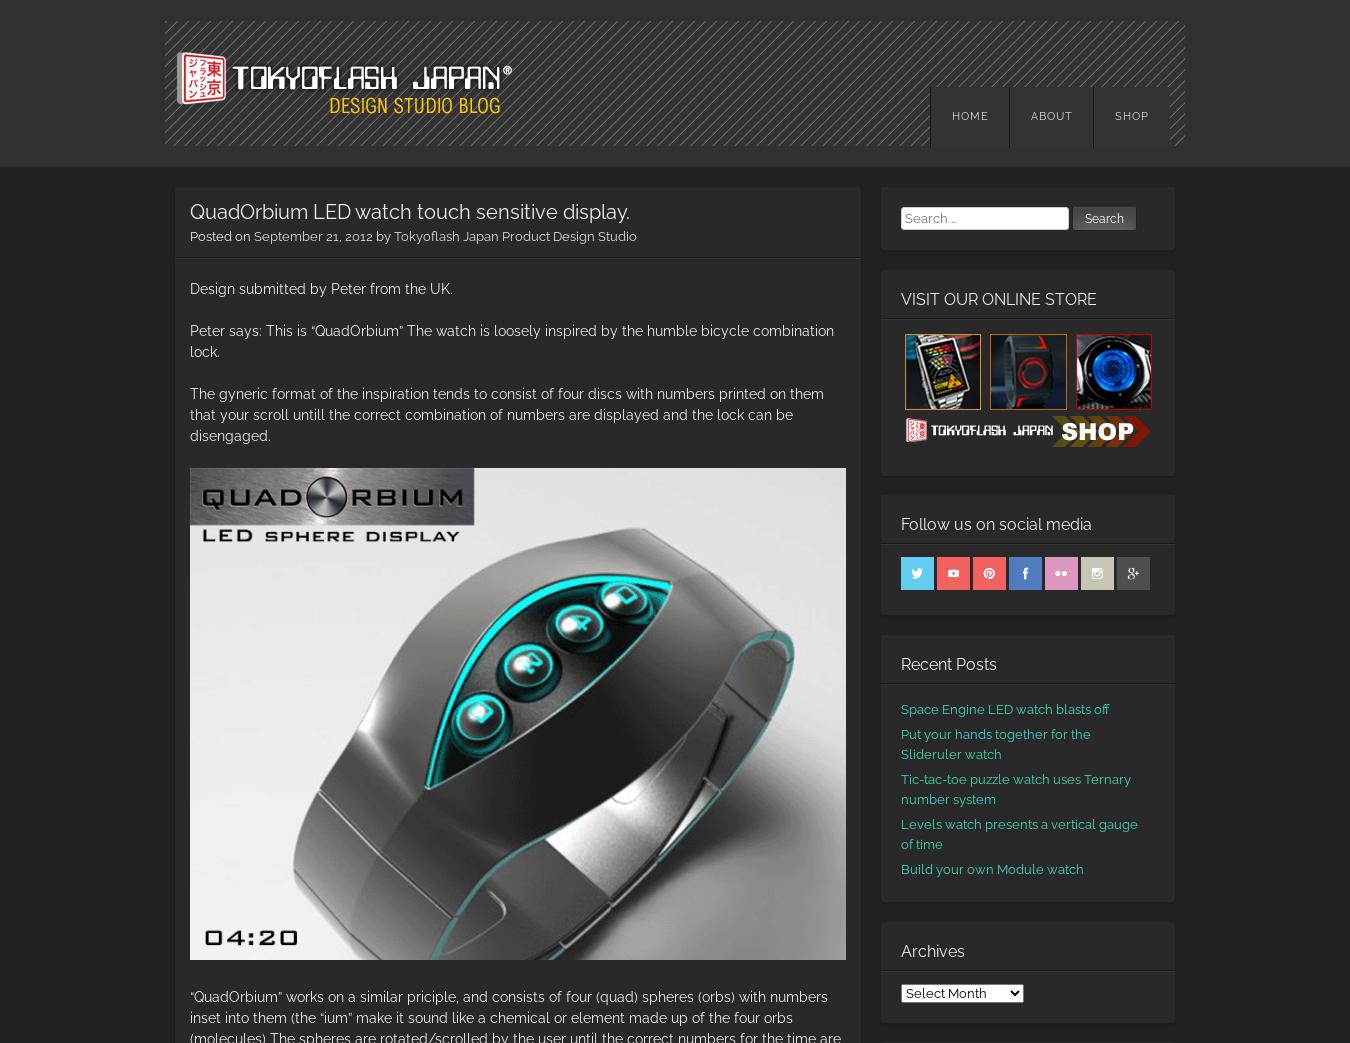  Describe the element at coordinates (998, 298) in the screenshot. I see `'VISIT OUR ONLINE STORE'` at that location.